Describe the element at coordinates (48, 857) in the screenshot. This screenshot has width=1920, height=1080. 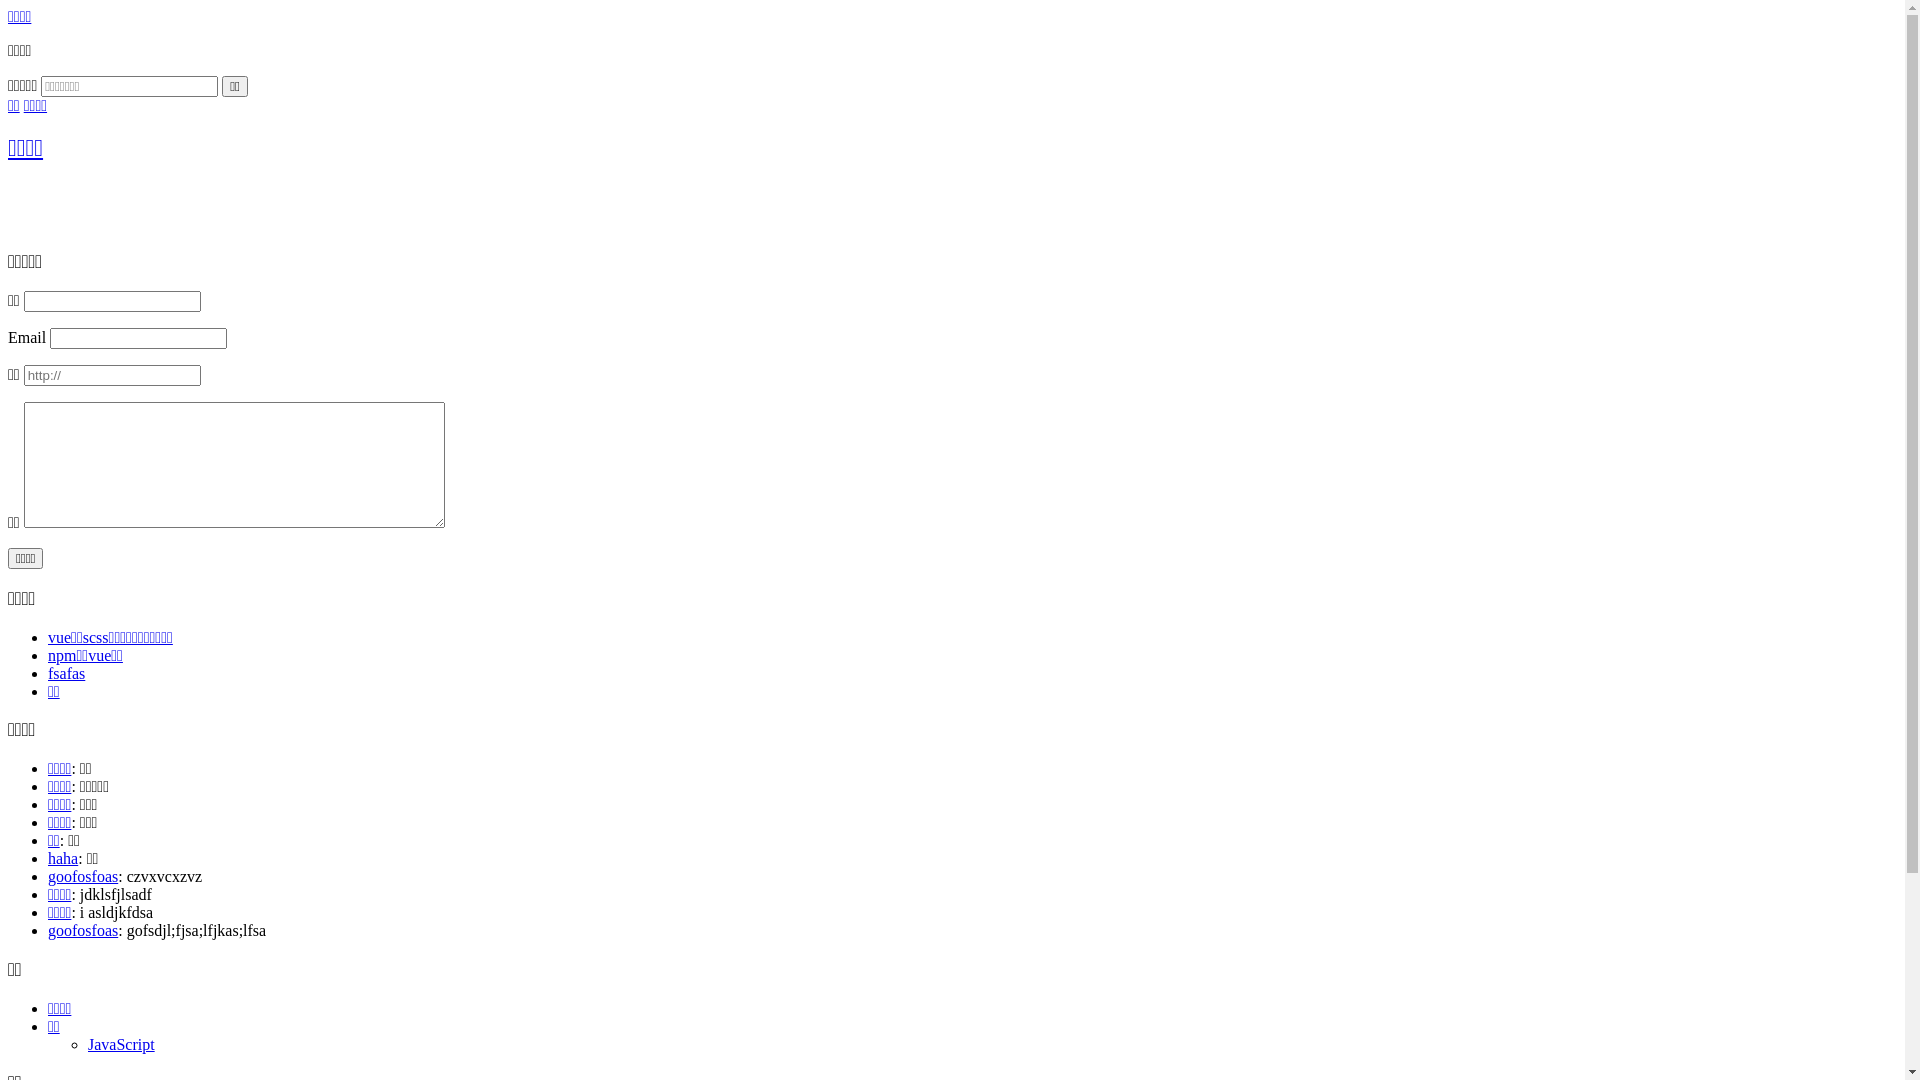
I see `'haha'` at that location.